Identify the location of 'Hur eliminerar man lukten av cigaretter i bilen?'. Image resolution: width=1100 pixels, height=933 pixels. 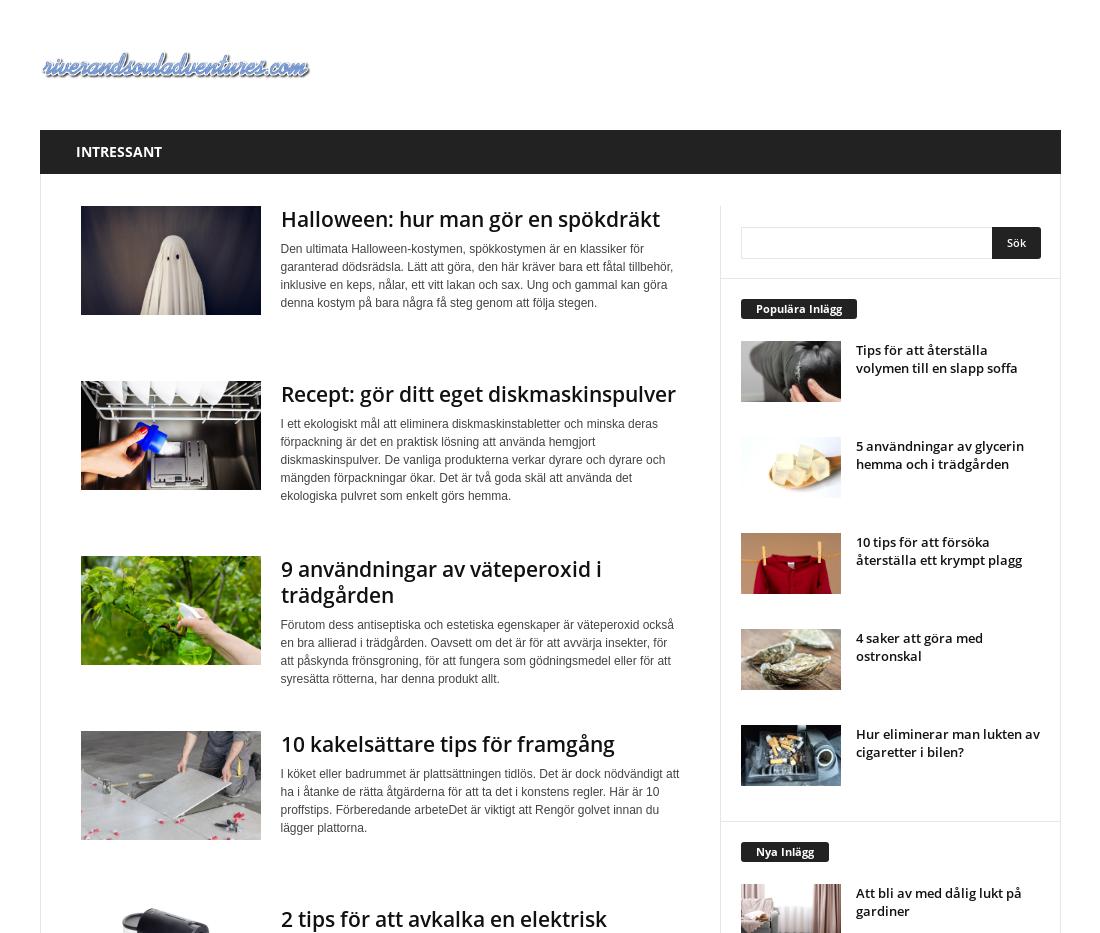
(946, 741).